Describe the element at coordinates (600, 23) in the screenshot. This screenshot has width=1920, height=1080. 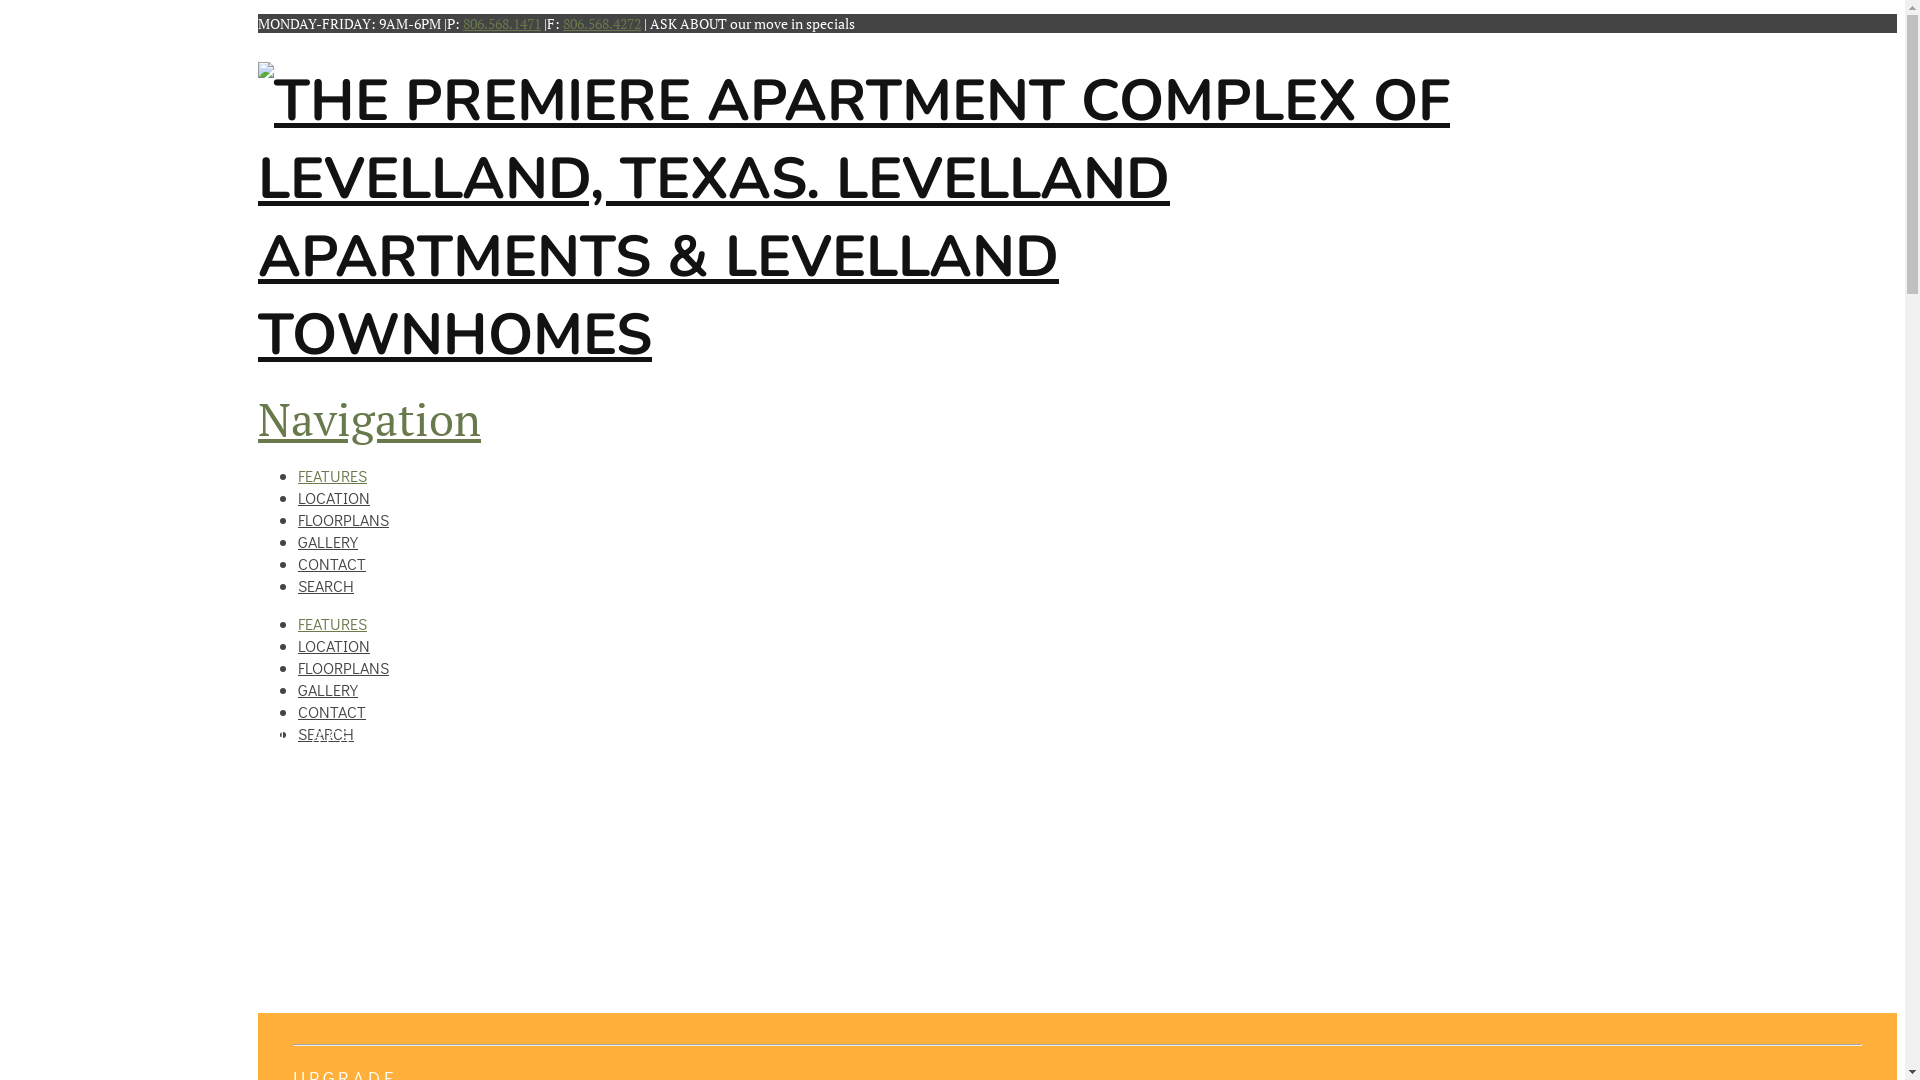
I see `'806.568.4272'` at that location.